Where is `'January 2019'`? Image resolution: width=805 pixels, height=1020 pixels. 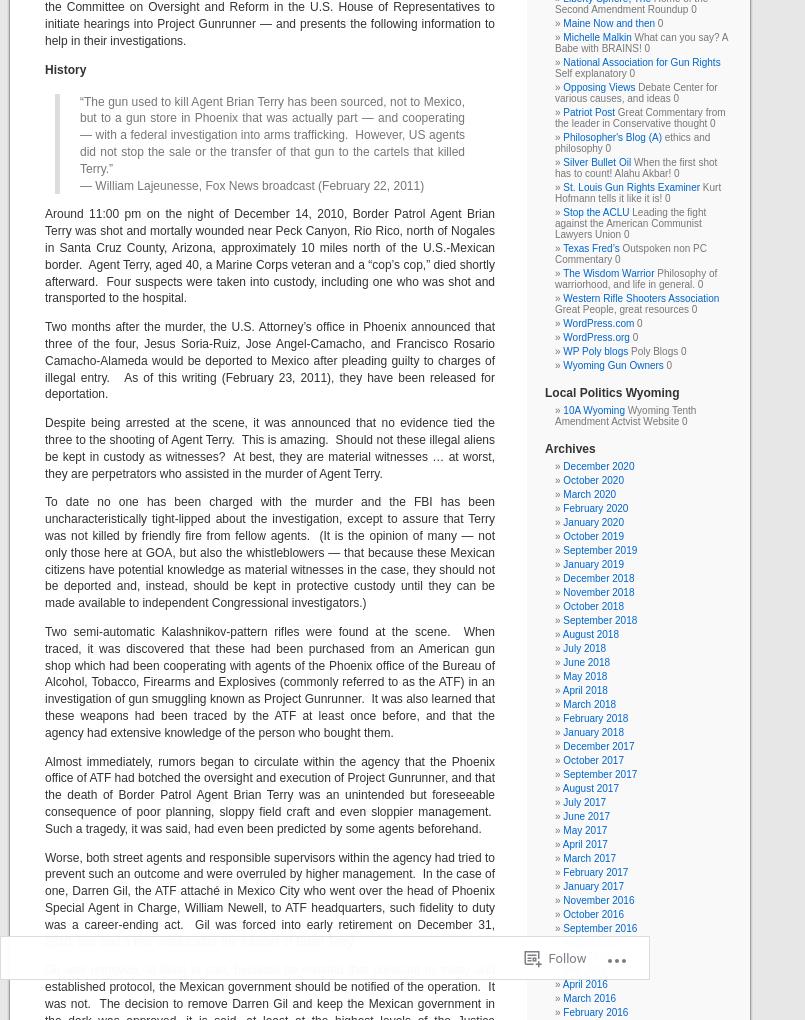 'January 2019' is located at coordinates (562, 564).